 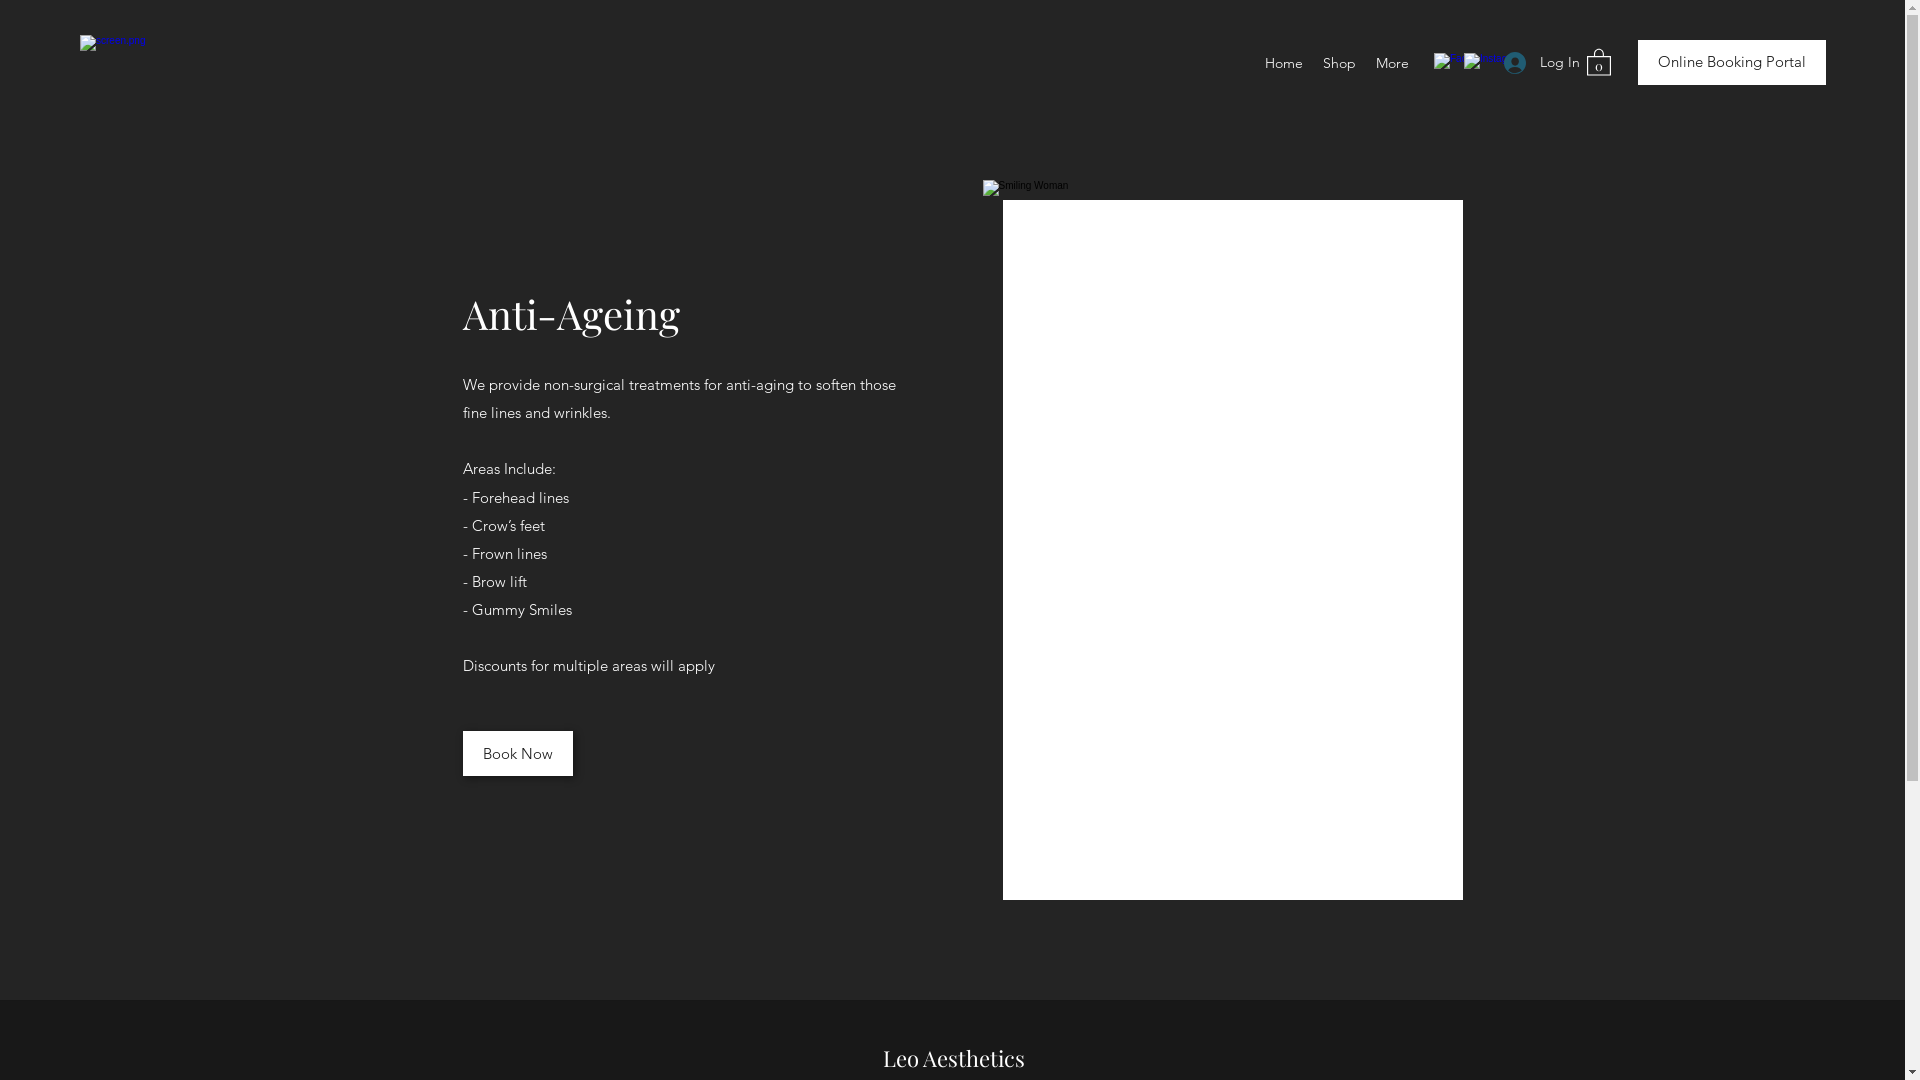 I want to click on 'Leo Aesthetics', so click(x=953, y=1056).